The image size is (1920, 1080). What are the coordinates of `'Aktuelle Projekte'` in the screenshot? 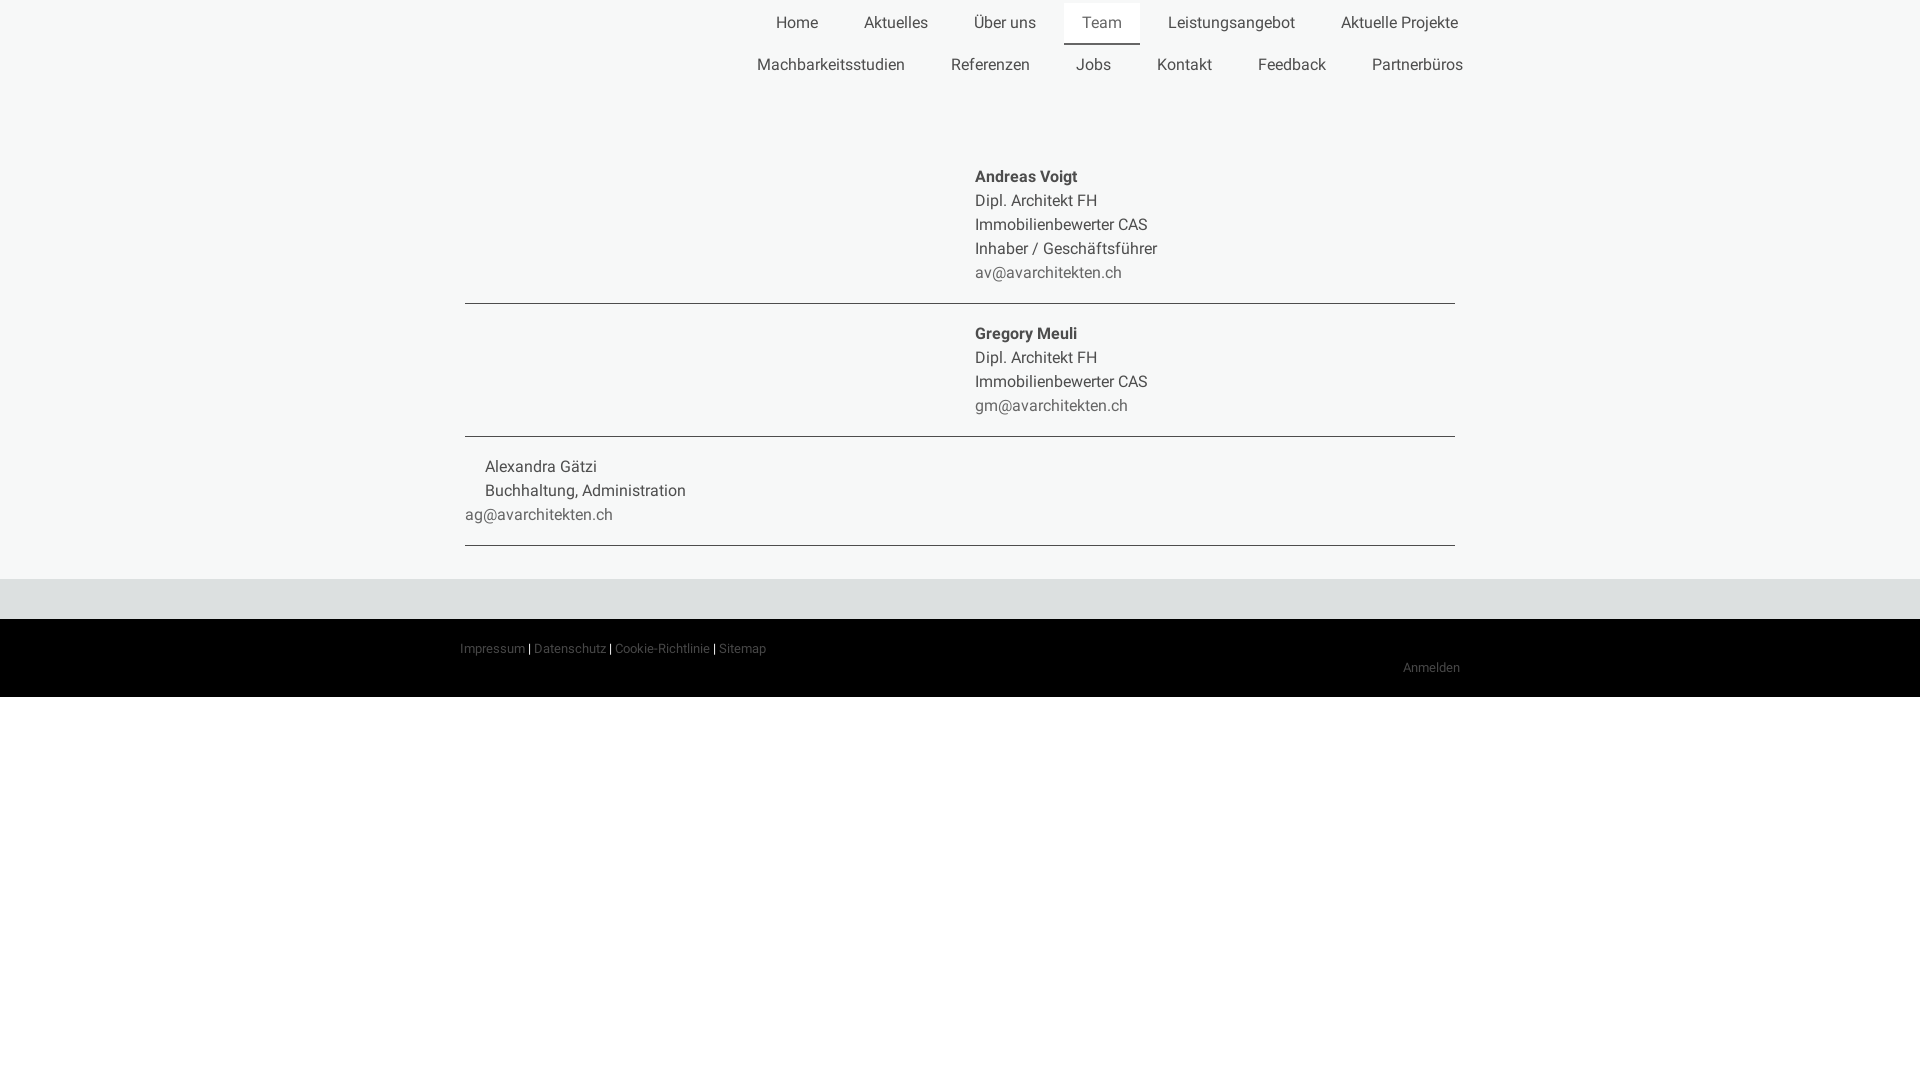 It's located at (1398, 23).